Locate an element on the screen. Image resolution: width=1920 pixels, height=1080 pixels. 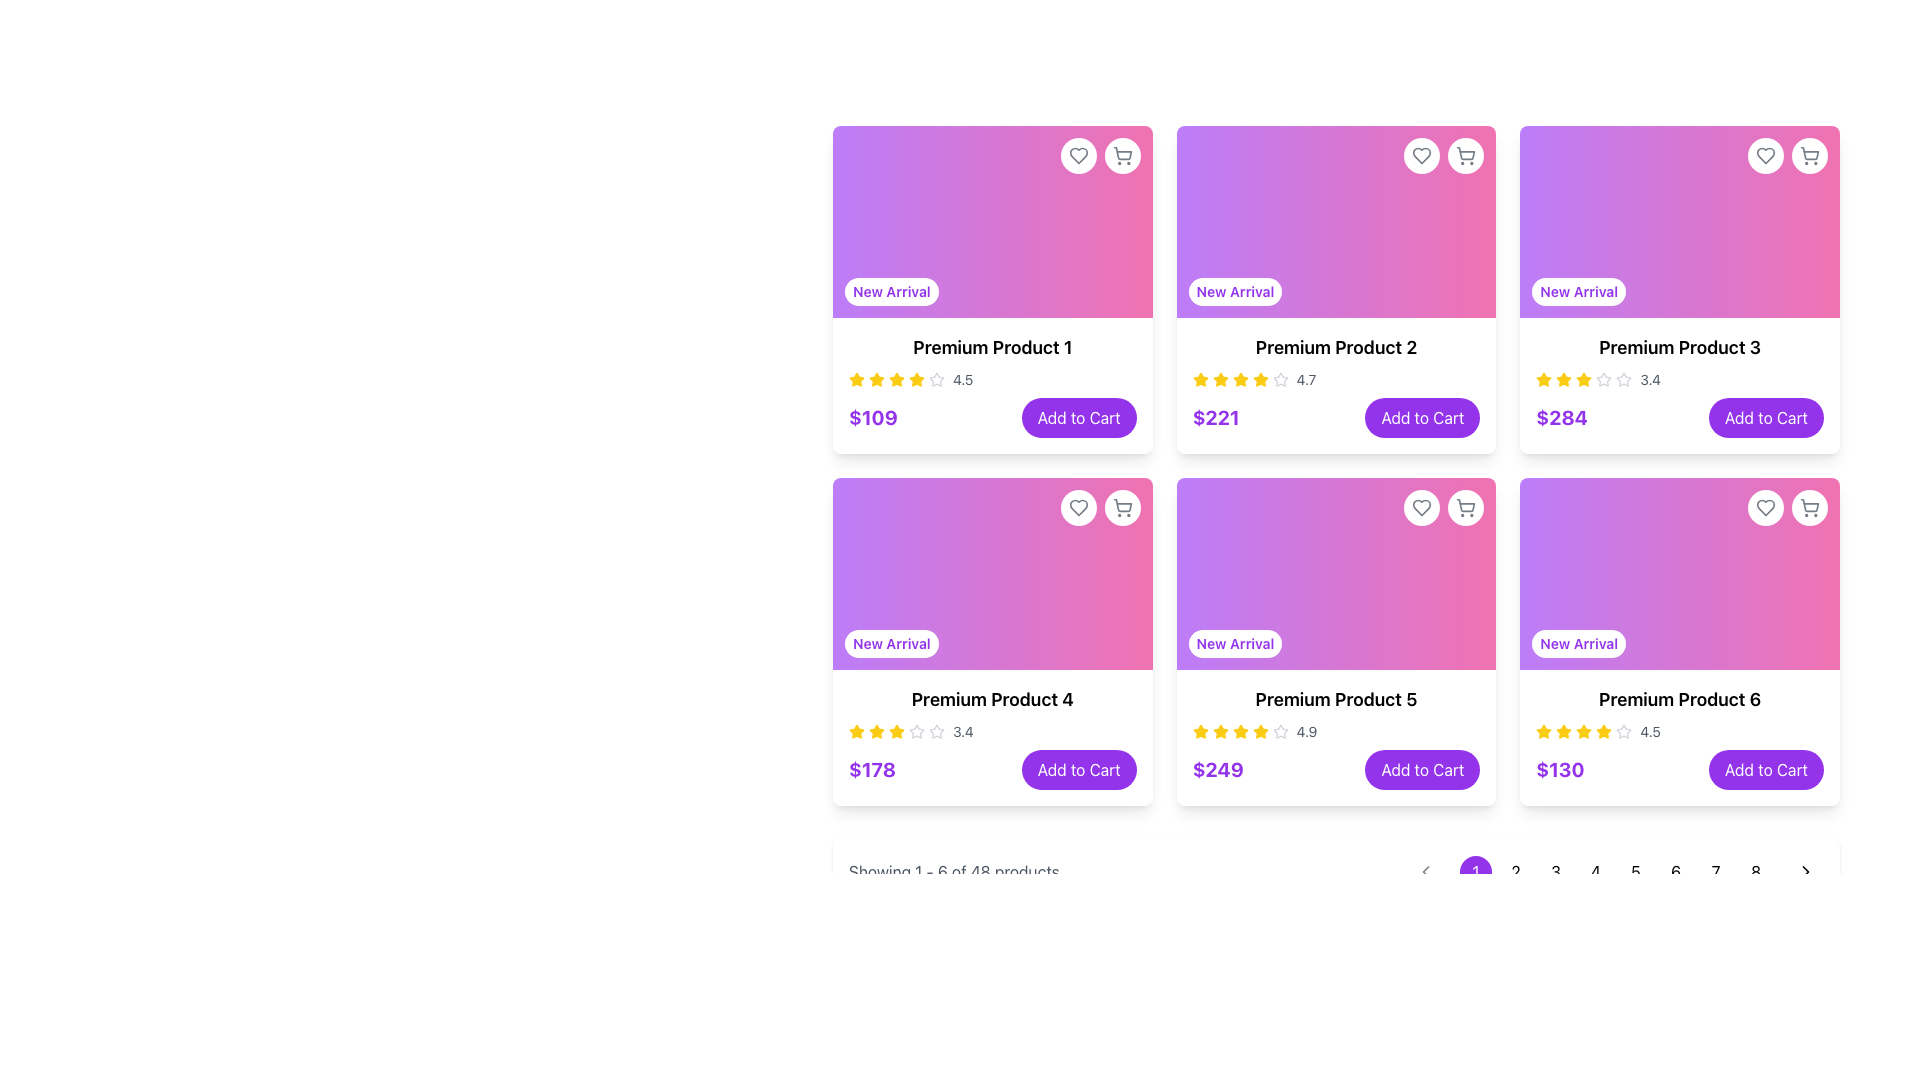
the button located in the first product card, positioned bottom-right adjacent to the '$109' price label is located at coordinates (1078, 416).